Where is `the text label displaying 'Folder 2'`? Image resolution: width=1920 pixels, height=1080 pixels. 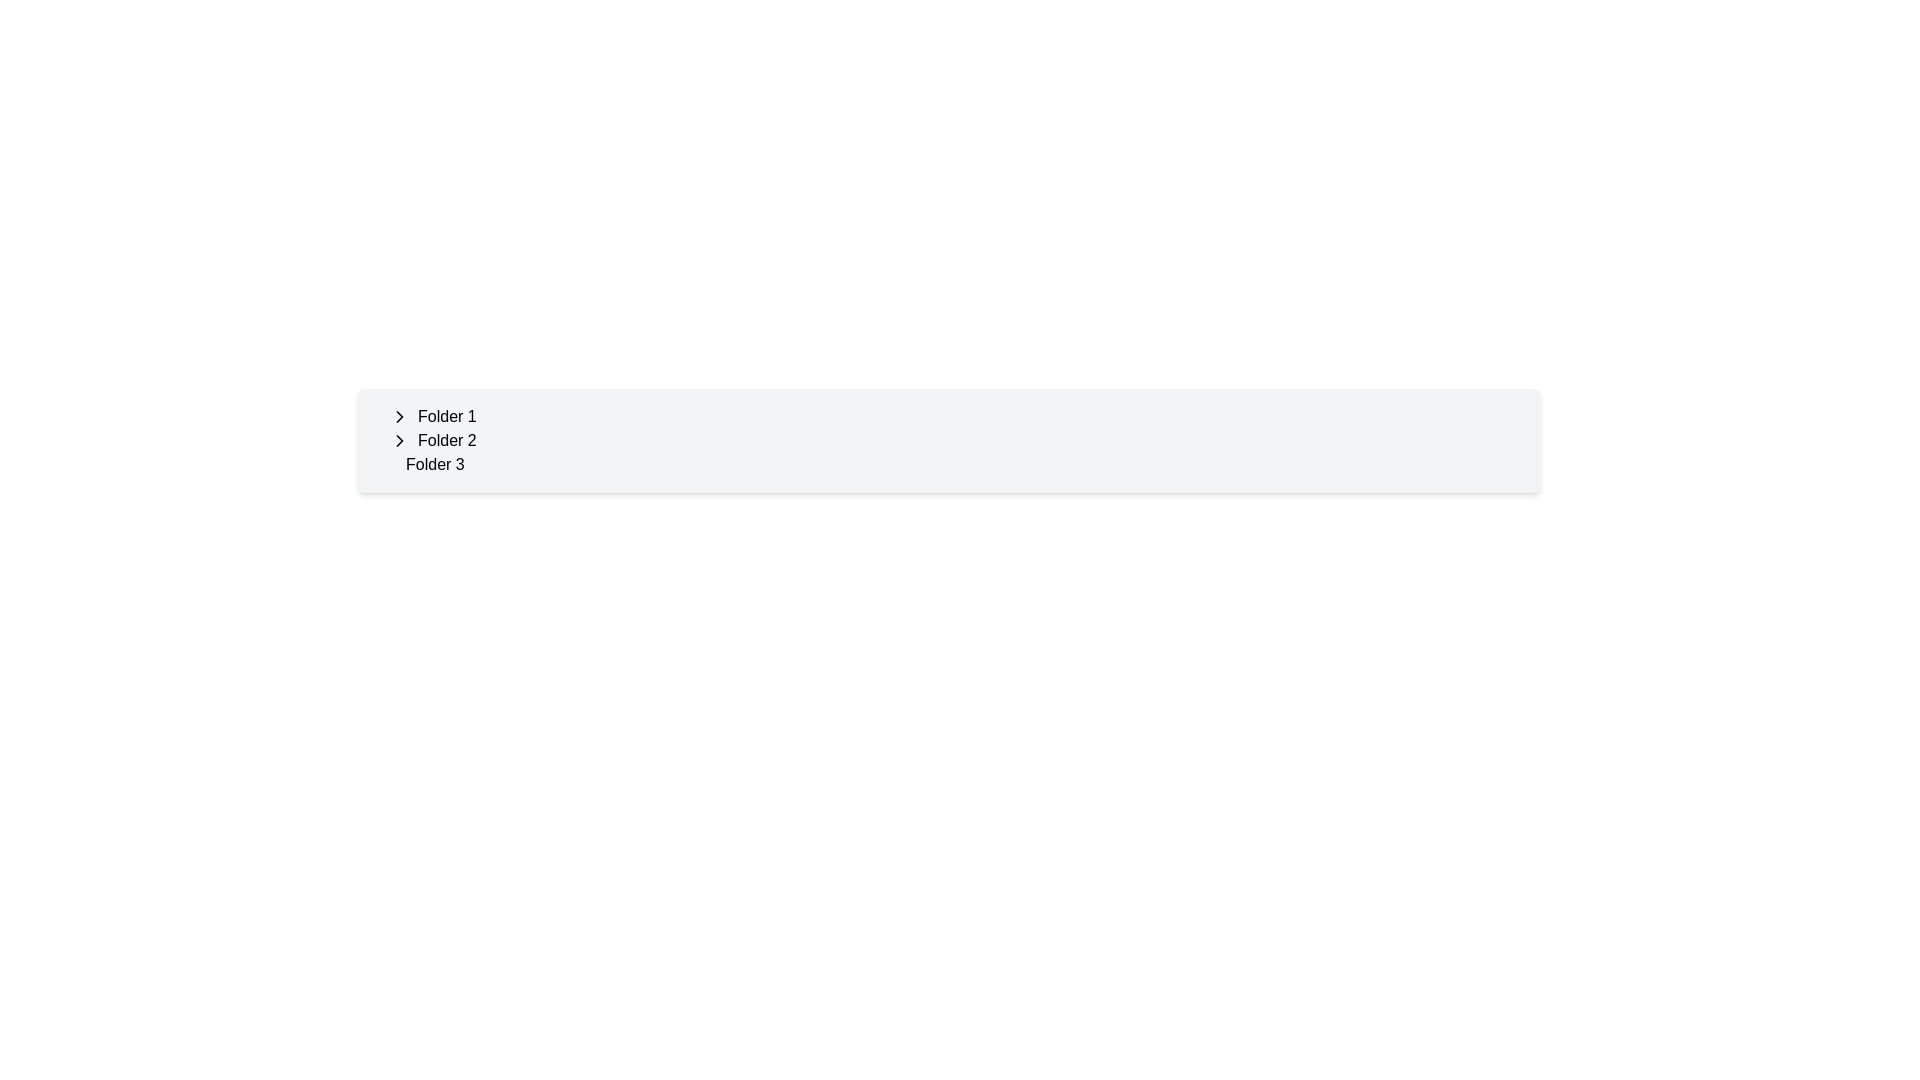
the text label displaying 'Folder 2' is located at coordinates (445, 439).